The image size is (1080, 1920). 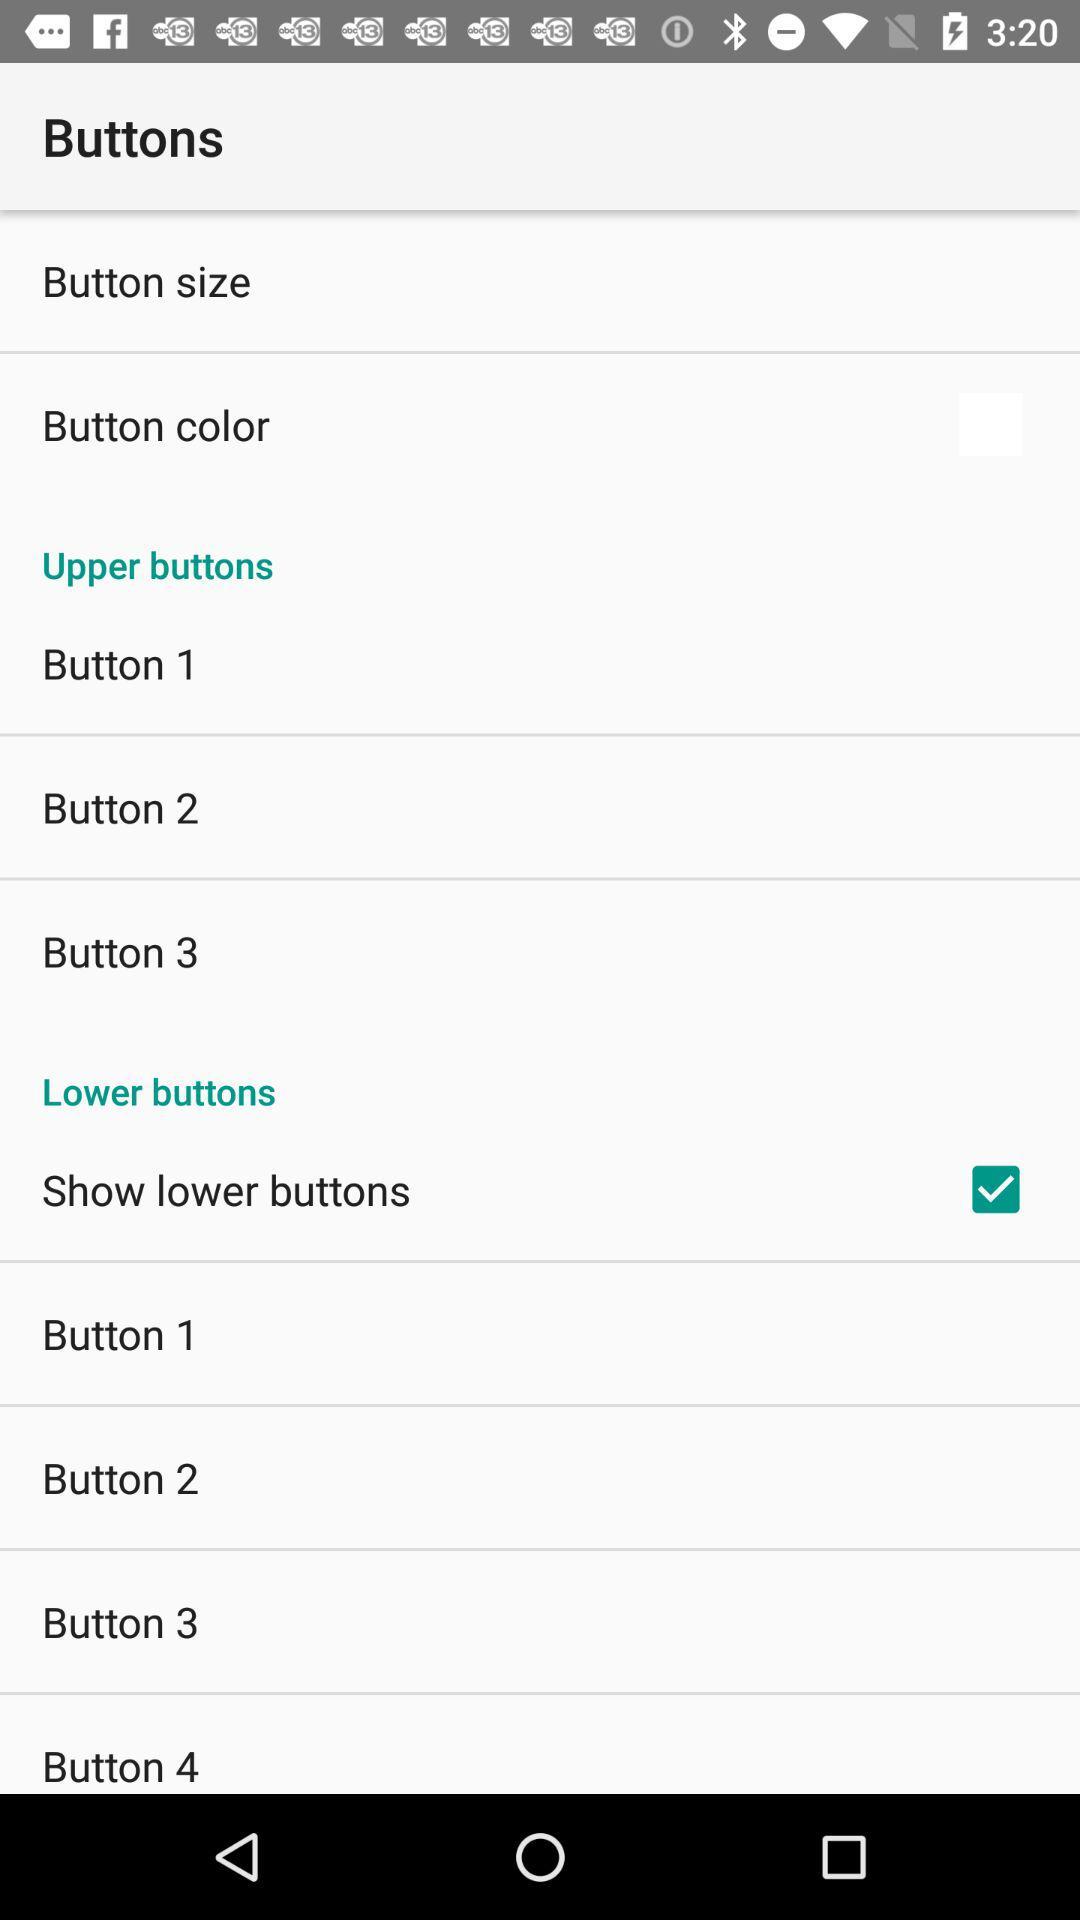 I want to click on button size item, so click(x=145, y=279).